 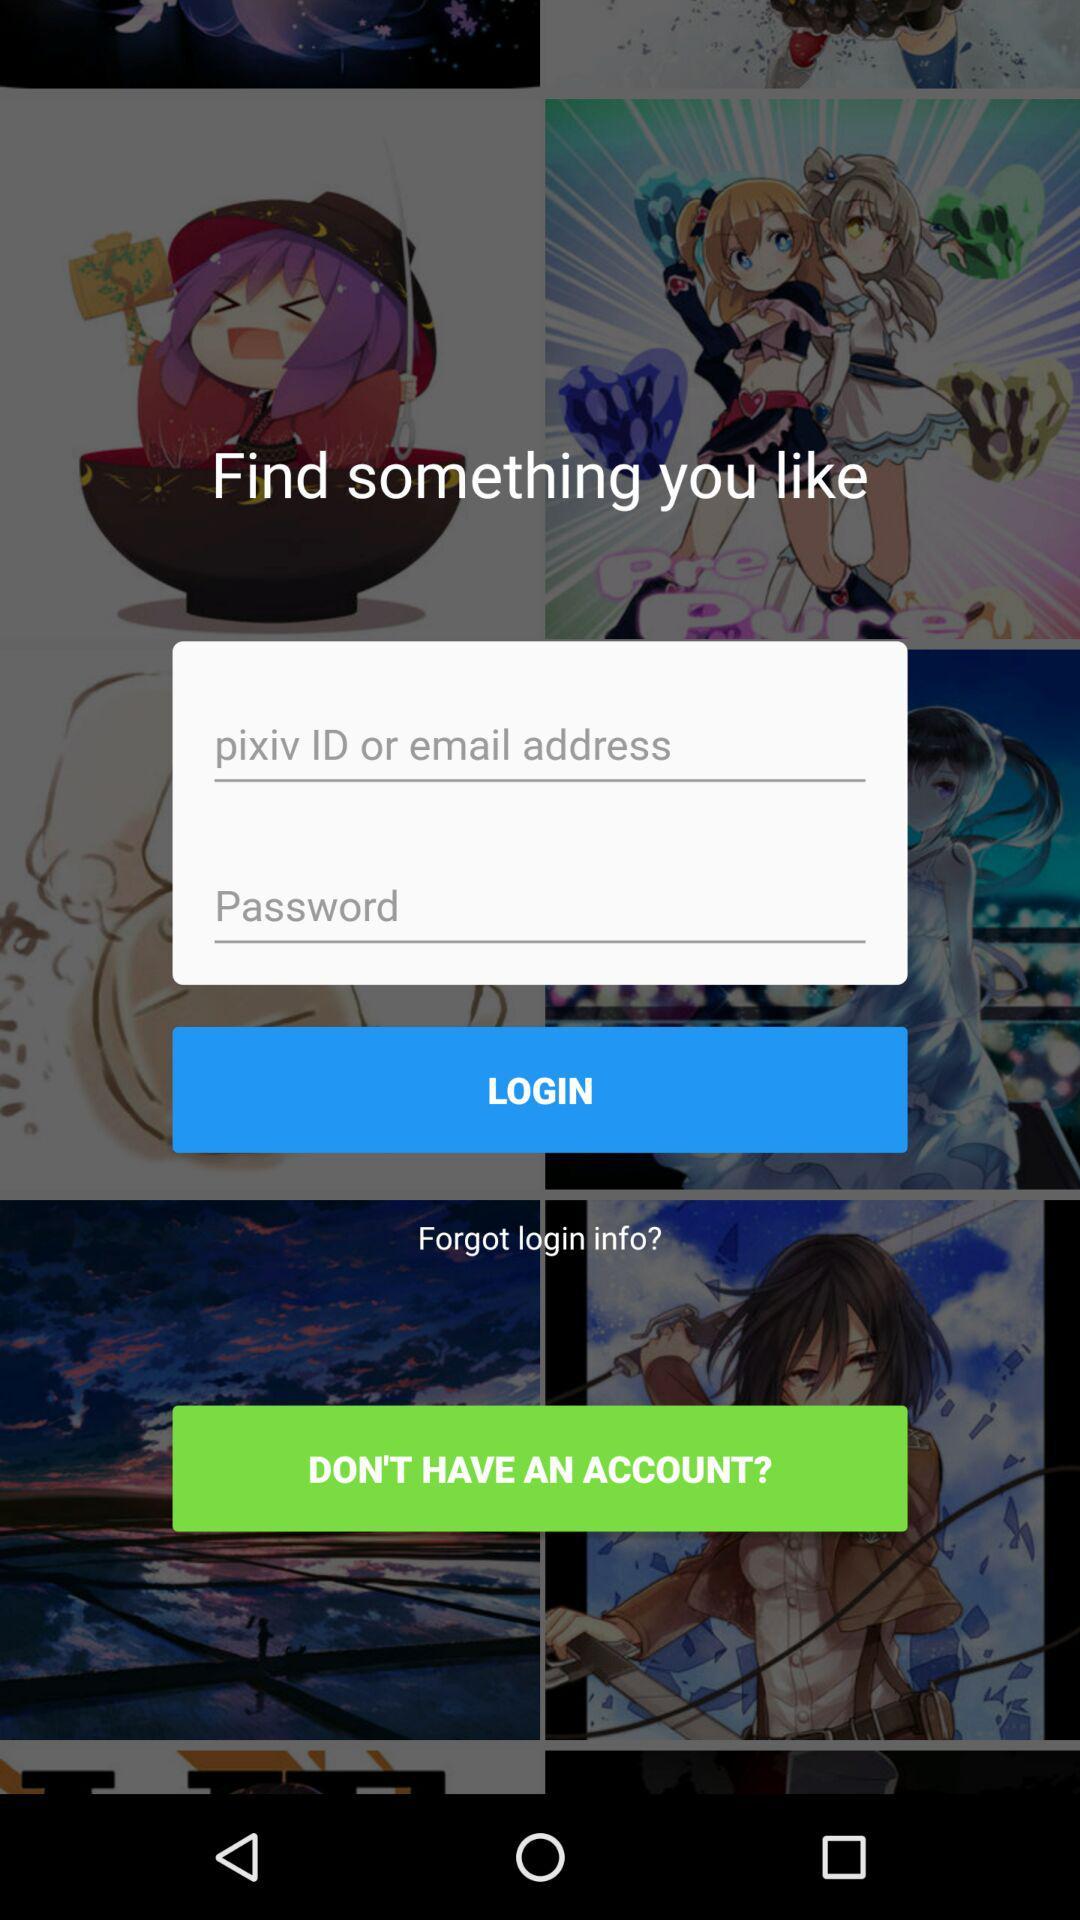 What do you see at coordinates (540, 1468) in the screenshot?
I see `item below forgot login info? item` at bounding box center [540, 1468].